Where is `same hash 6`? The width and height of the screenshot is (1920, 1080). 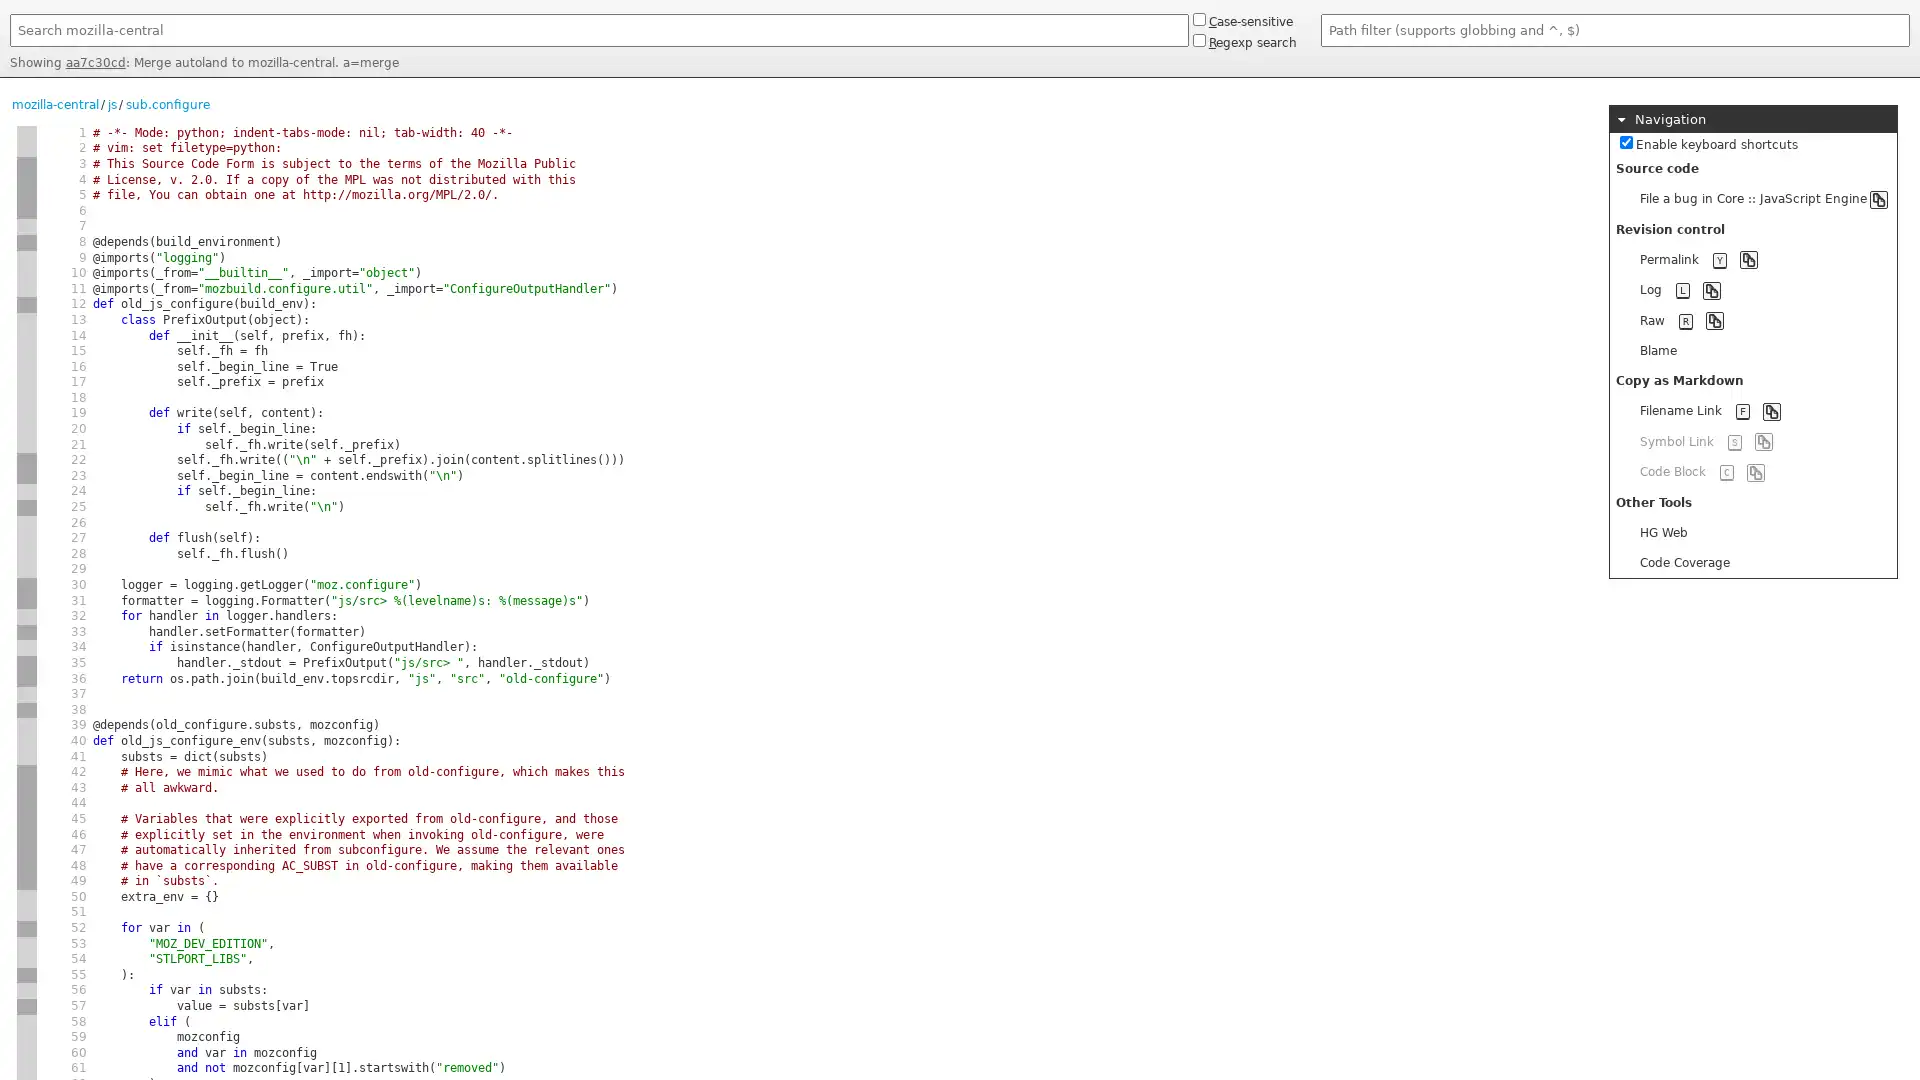 same hash 6 is located at coordinates (27, 428).